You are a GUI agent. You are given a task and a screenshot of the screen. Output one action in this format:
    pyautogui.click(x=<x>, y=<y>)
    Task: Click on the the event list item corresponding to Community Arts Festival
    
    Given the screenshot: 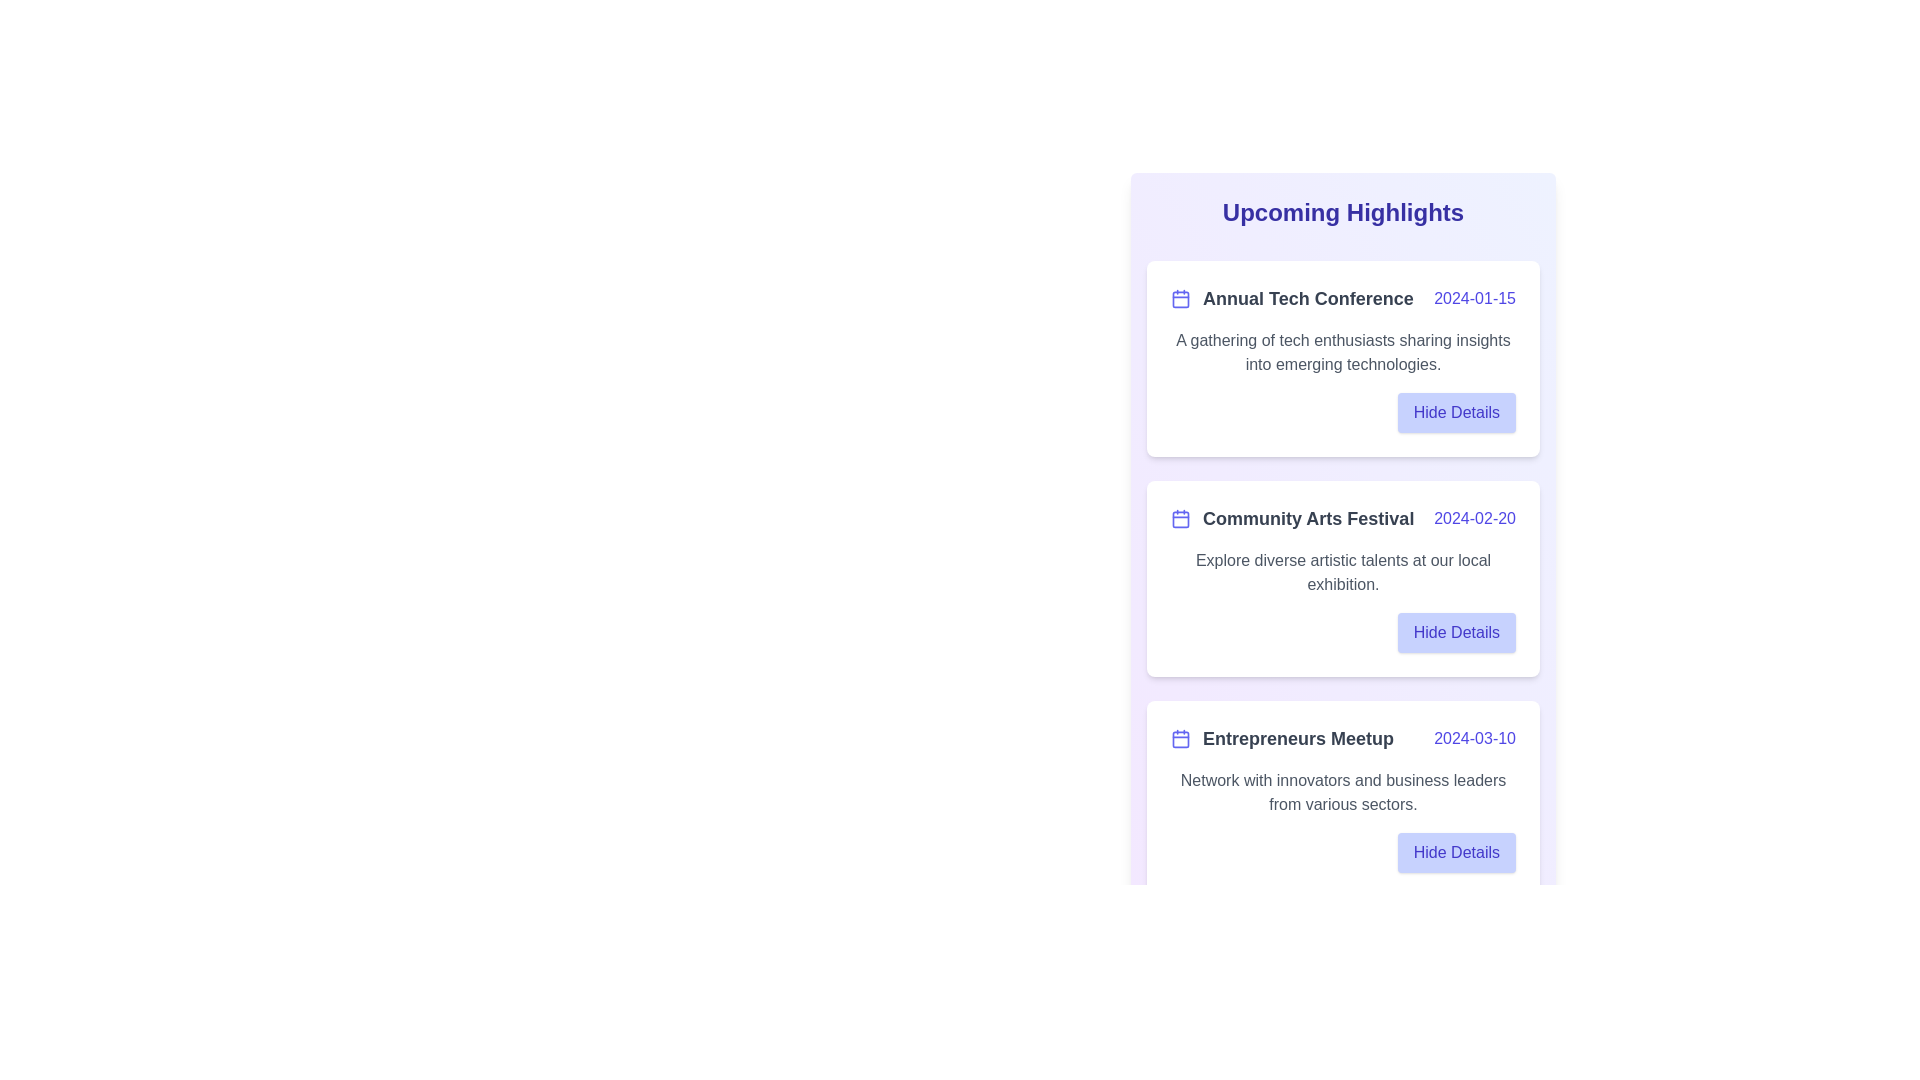 What is the action you would take?
    pyautogui.click(x=1343, y=578)
    